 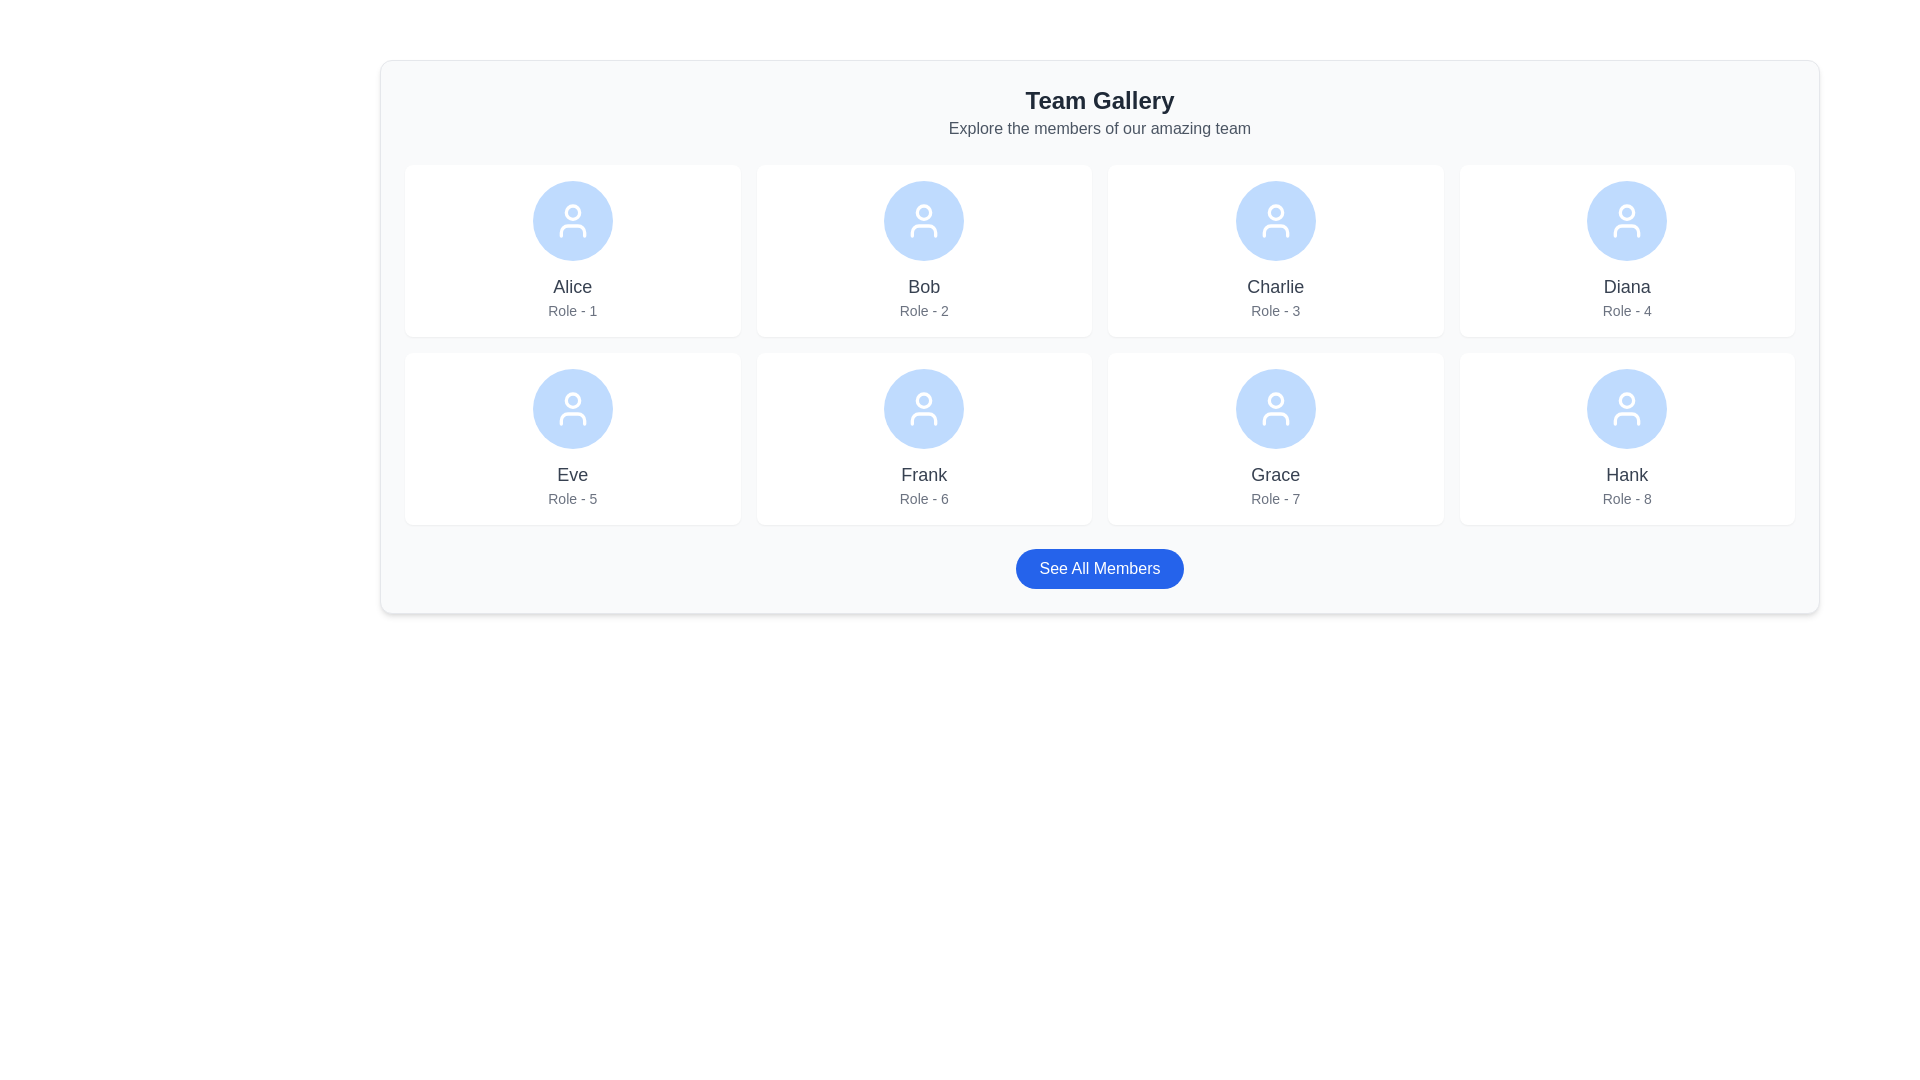 What do you see at coordinates (1627, 311) in the screenshot?
I see `text content of the label displaying the role information ('Role - 4') for the individual named Diana, located in the center-bottom area of Diana's card` at bounding box center [1627, 311].